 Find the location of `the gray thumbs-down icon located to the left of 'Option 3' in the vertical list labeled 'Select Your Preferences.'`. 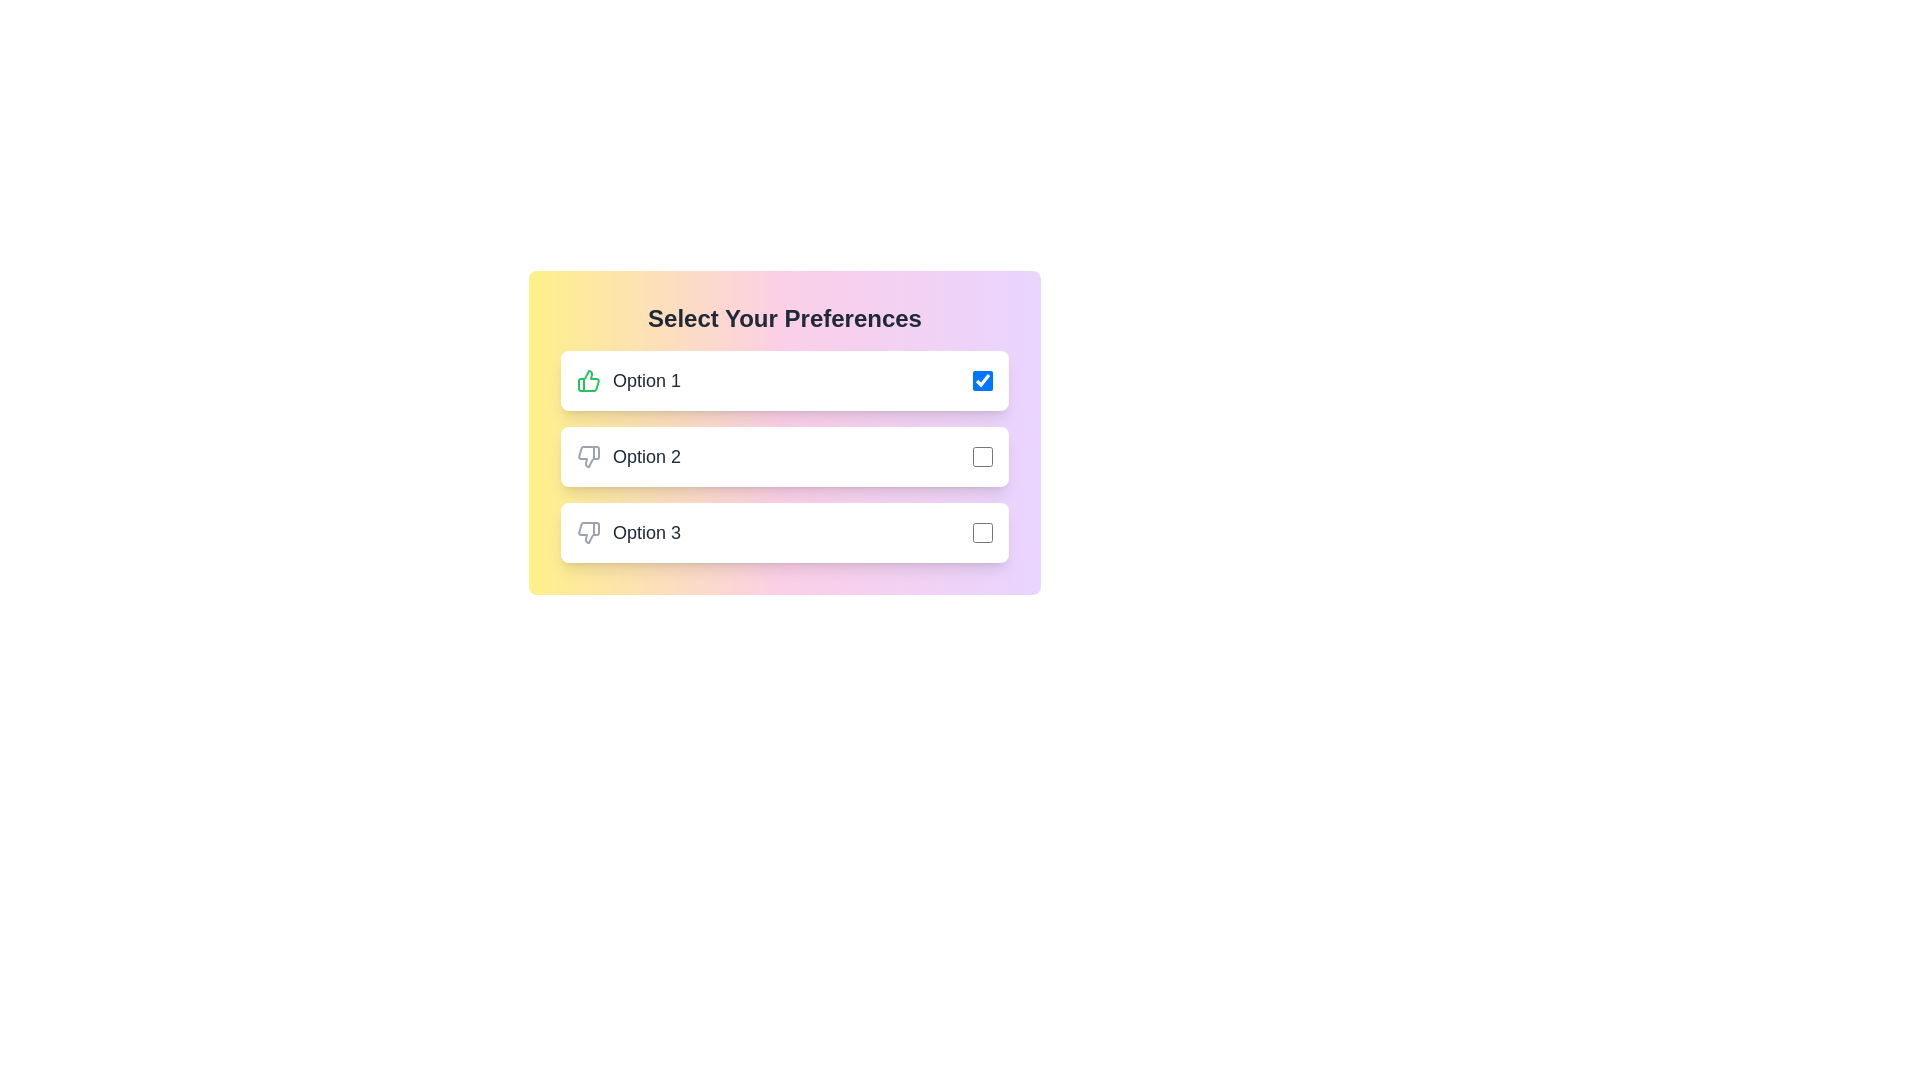

the gray thumbs-down icon located to the left of 'Option 3' in the vertical list labeled 'Select Your Preferences.' is located at coordinates (588, 531).